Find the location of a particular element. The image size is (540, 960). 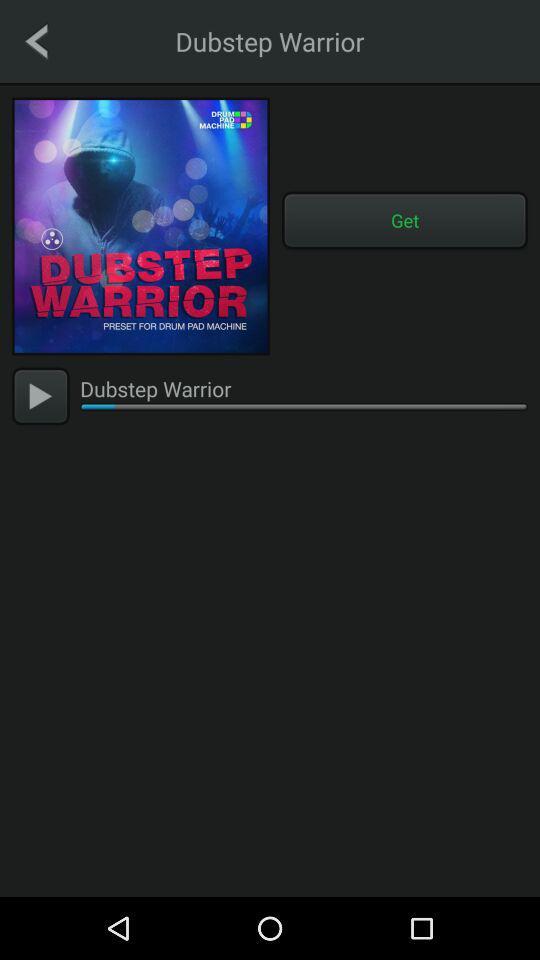

the play icon is located at coordinates (40, 395).